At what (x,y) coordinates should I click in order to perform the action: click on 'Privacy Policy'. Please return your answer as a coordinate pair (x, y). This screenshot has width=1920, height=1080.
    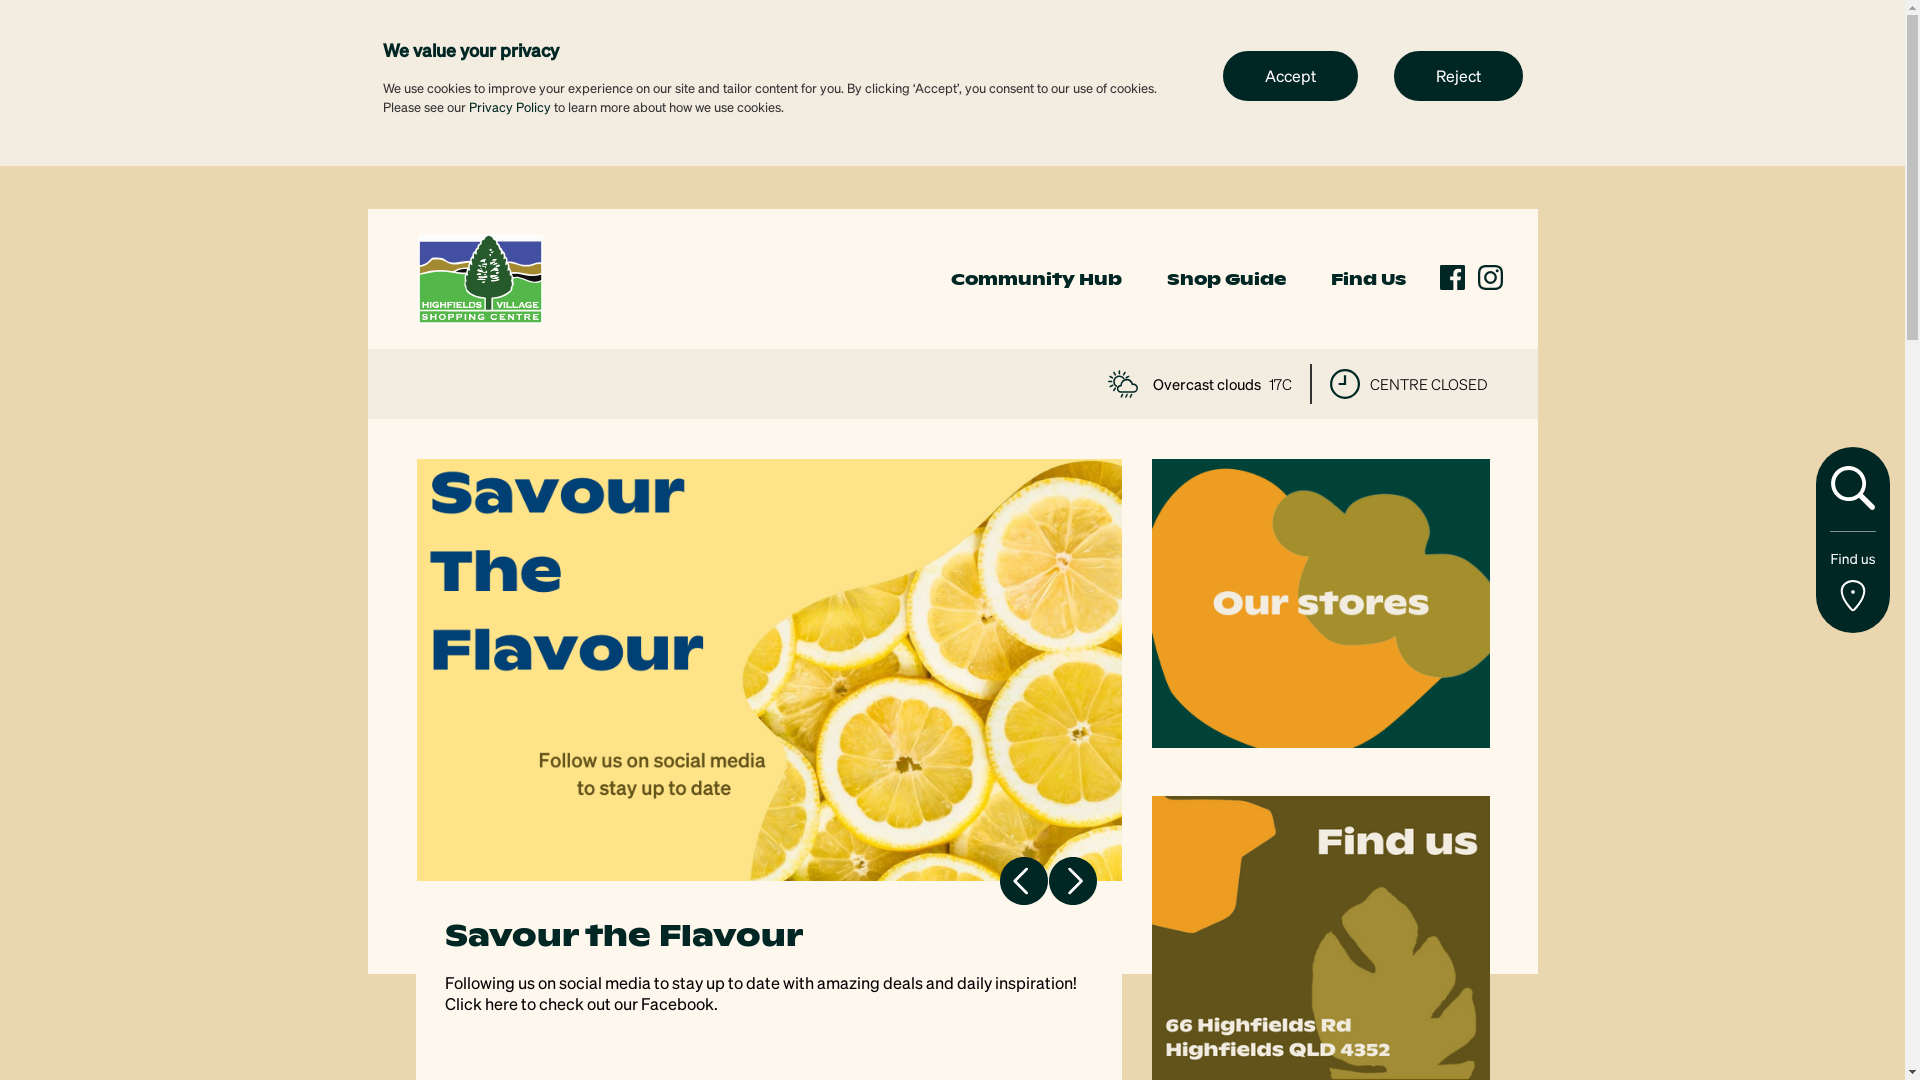
    Looking at the image, I should click on (466, 106).